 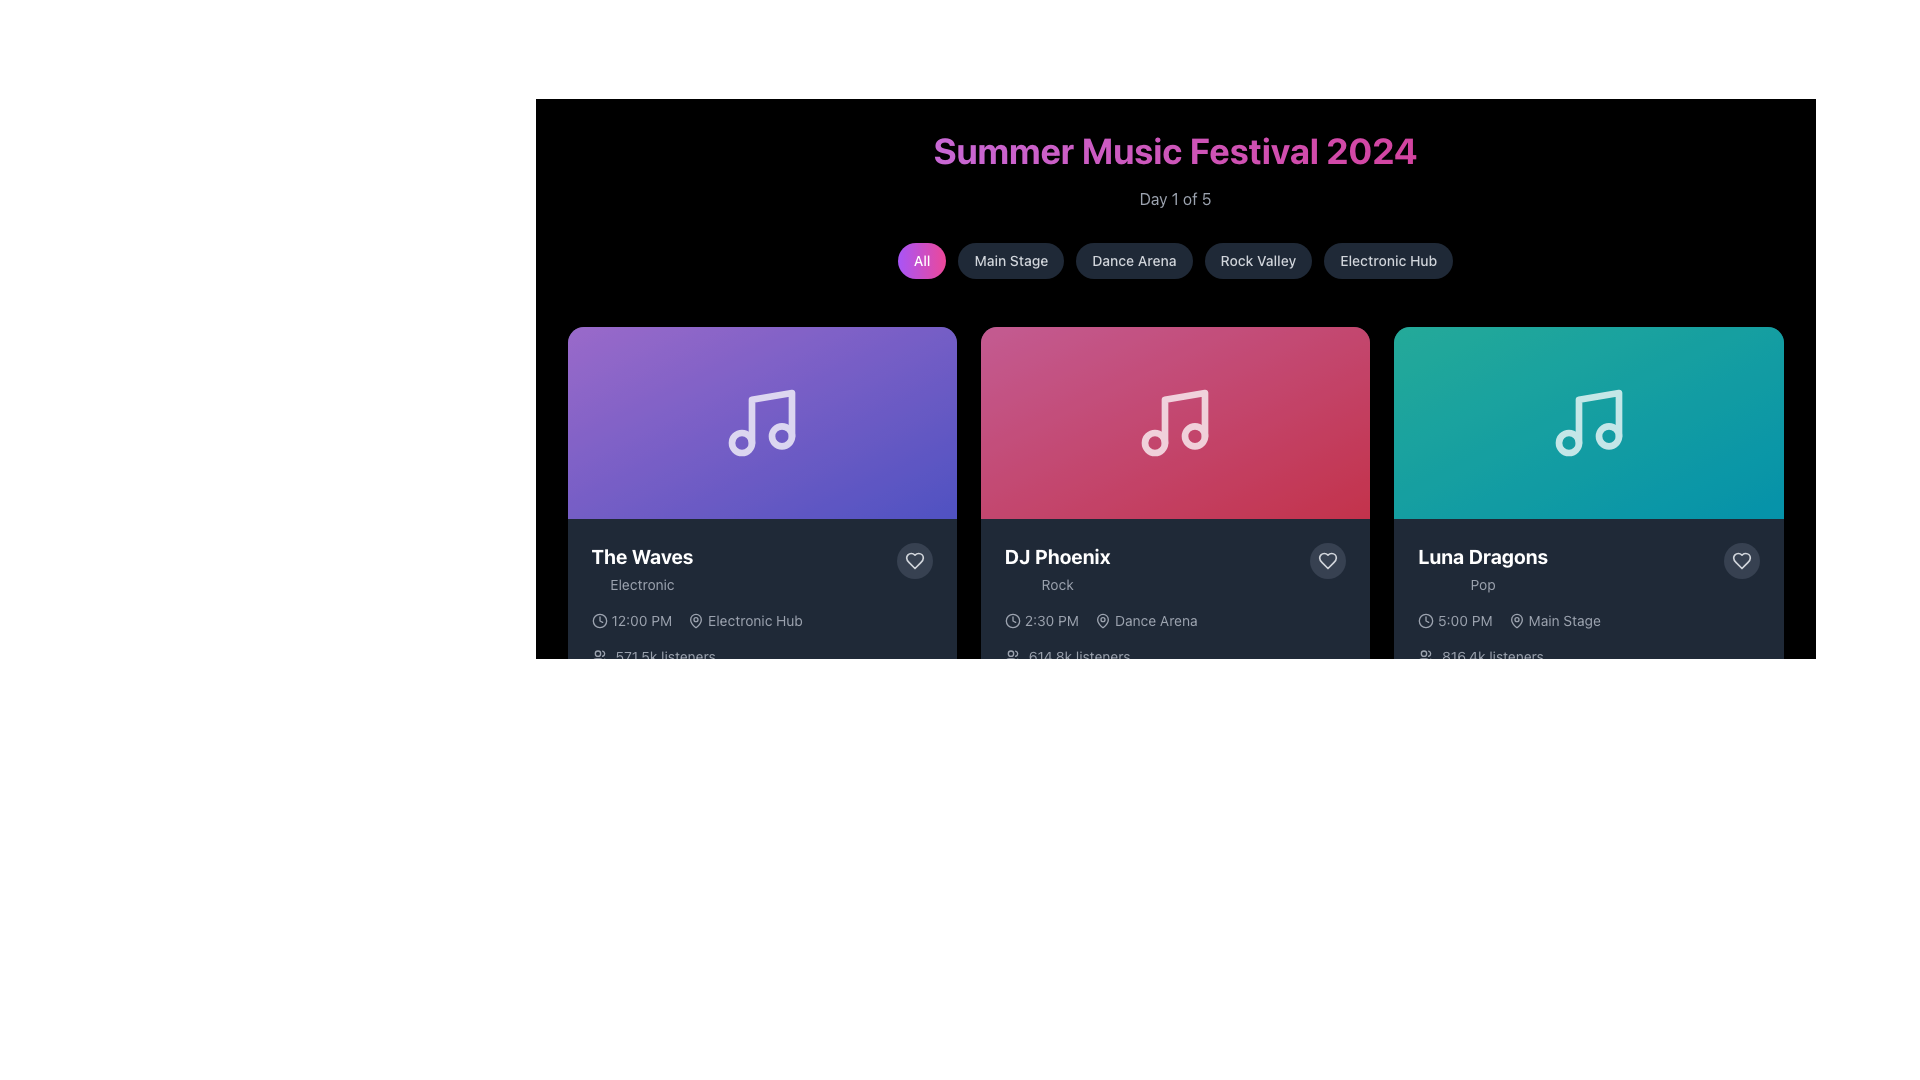 What do you see at coordinates (1146, 620) in the screenshot?
I see `the 'Dance Arena' label with location pin icon located in the bottom portion of DJ Phoenix's card, positioned to the right of the time indicator '2:30 PM'` at bounding box center [1146, 620].